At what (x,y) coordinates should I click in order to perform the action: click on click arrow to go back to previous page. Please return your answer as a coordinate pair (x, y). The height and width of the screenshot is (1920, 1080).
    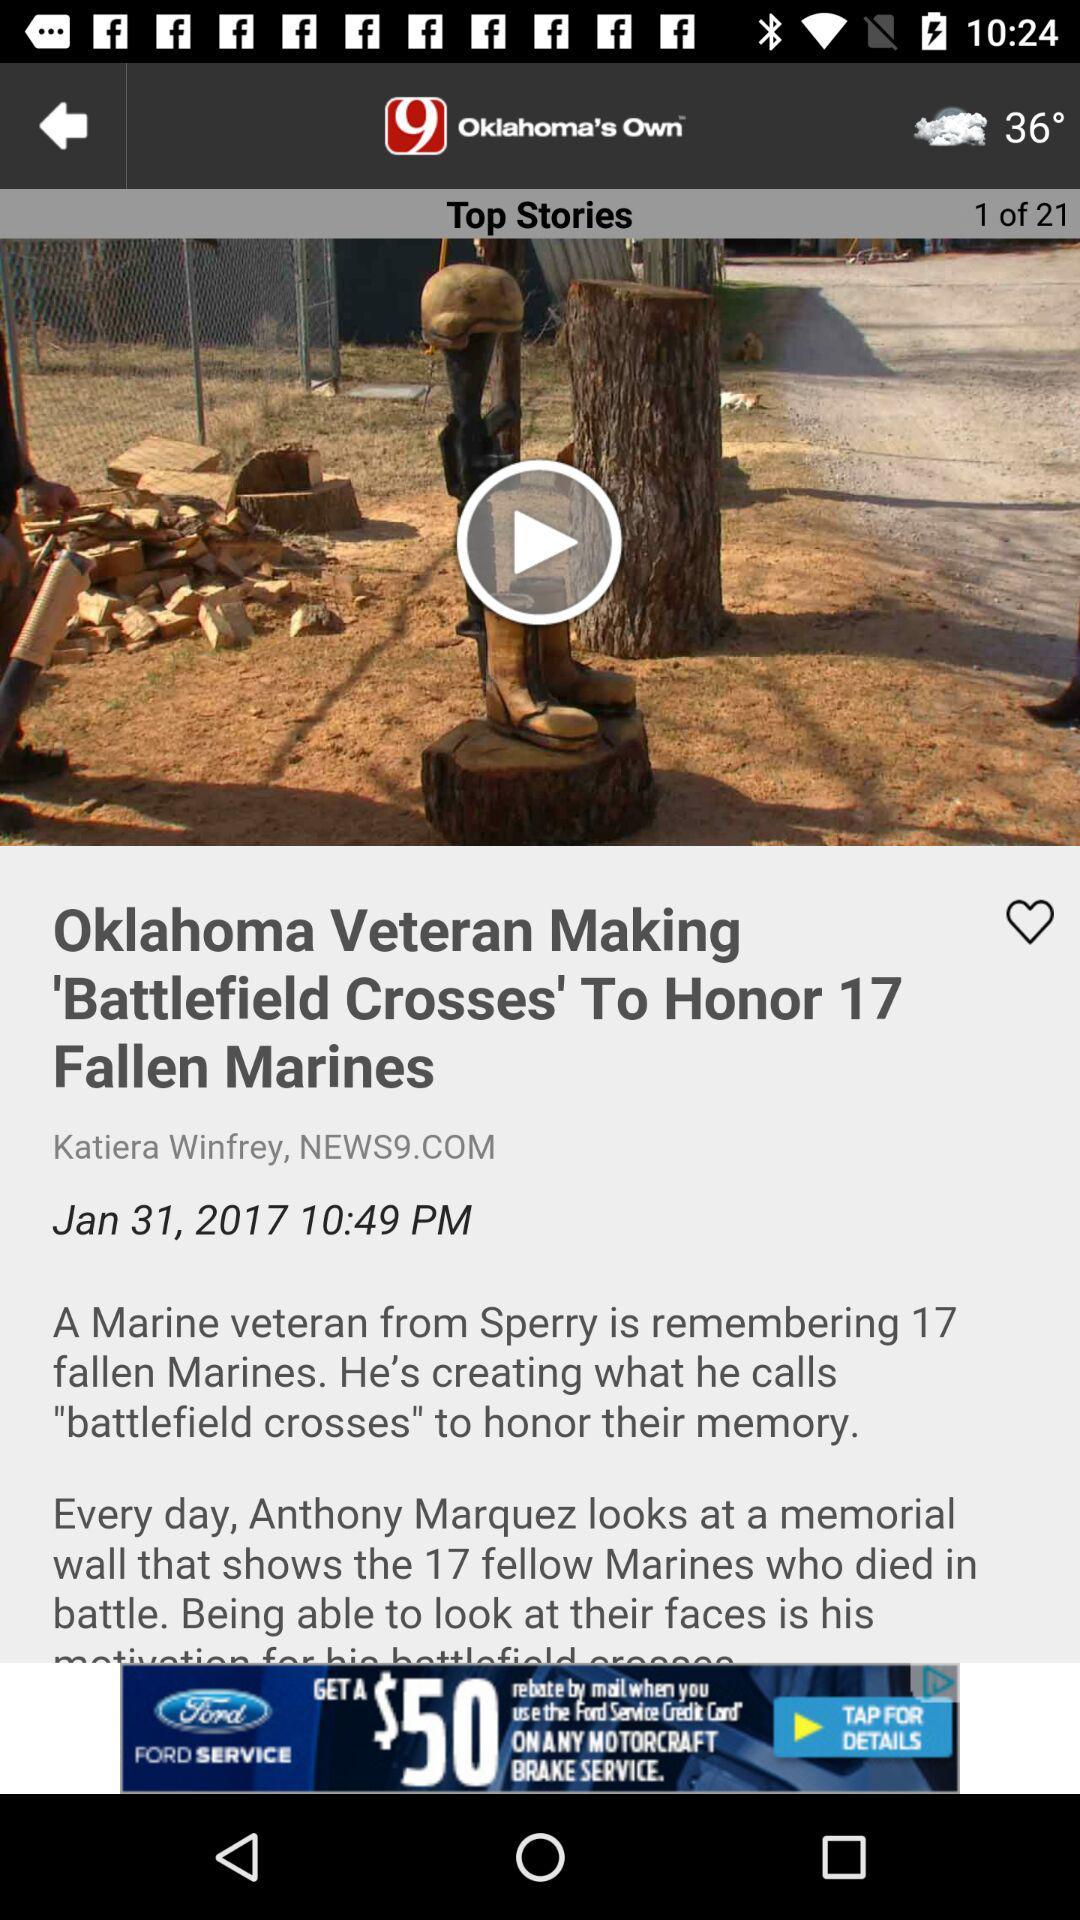
    Looking at the image, I should click on (61, 124).